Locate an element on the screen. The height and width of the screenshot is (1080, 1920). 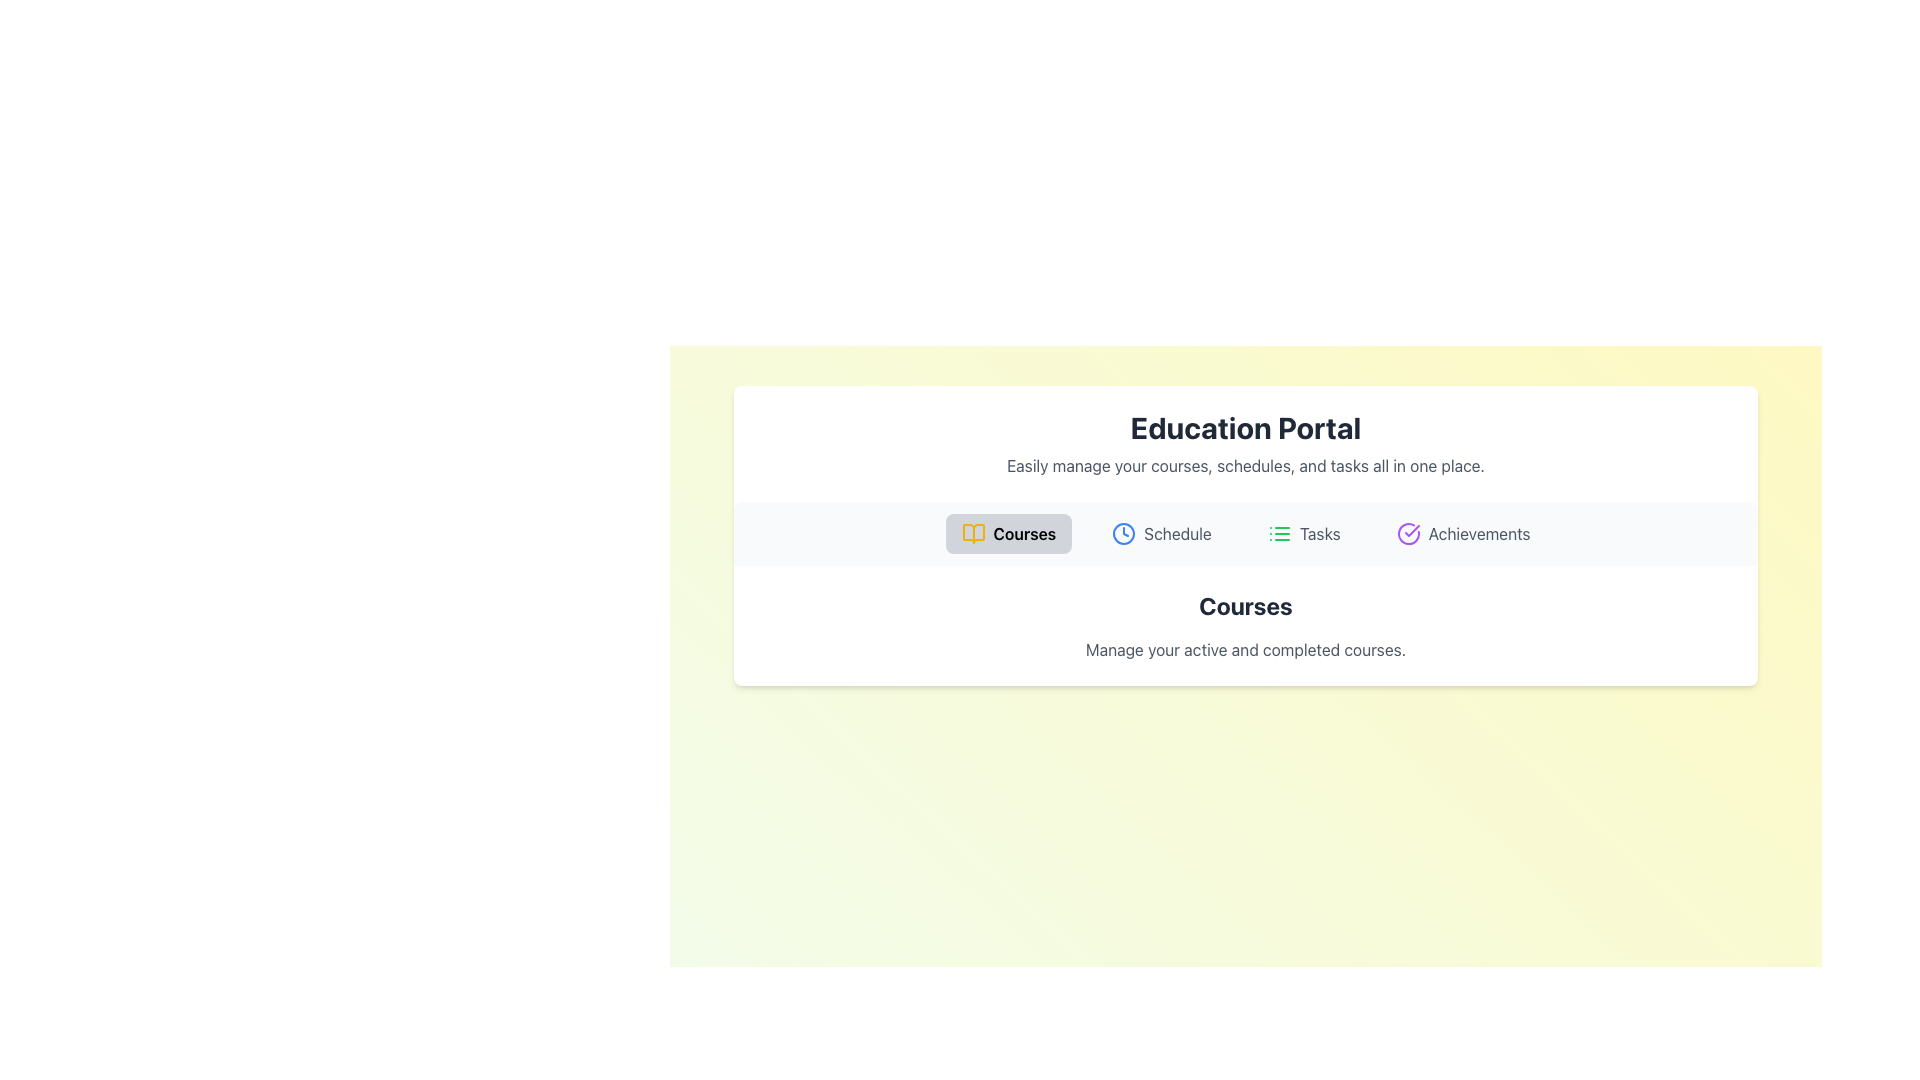
the 'Tasks' button, which is the third button in the navigation bar below the 'Education Portal' heading is located at coordinates (1304, 532).